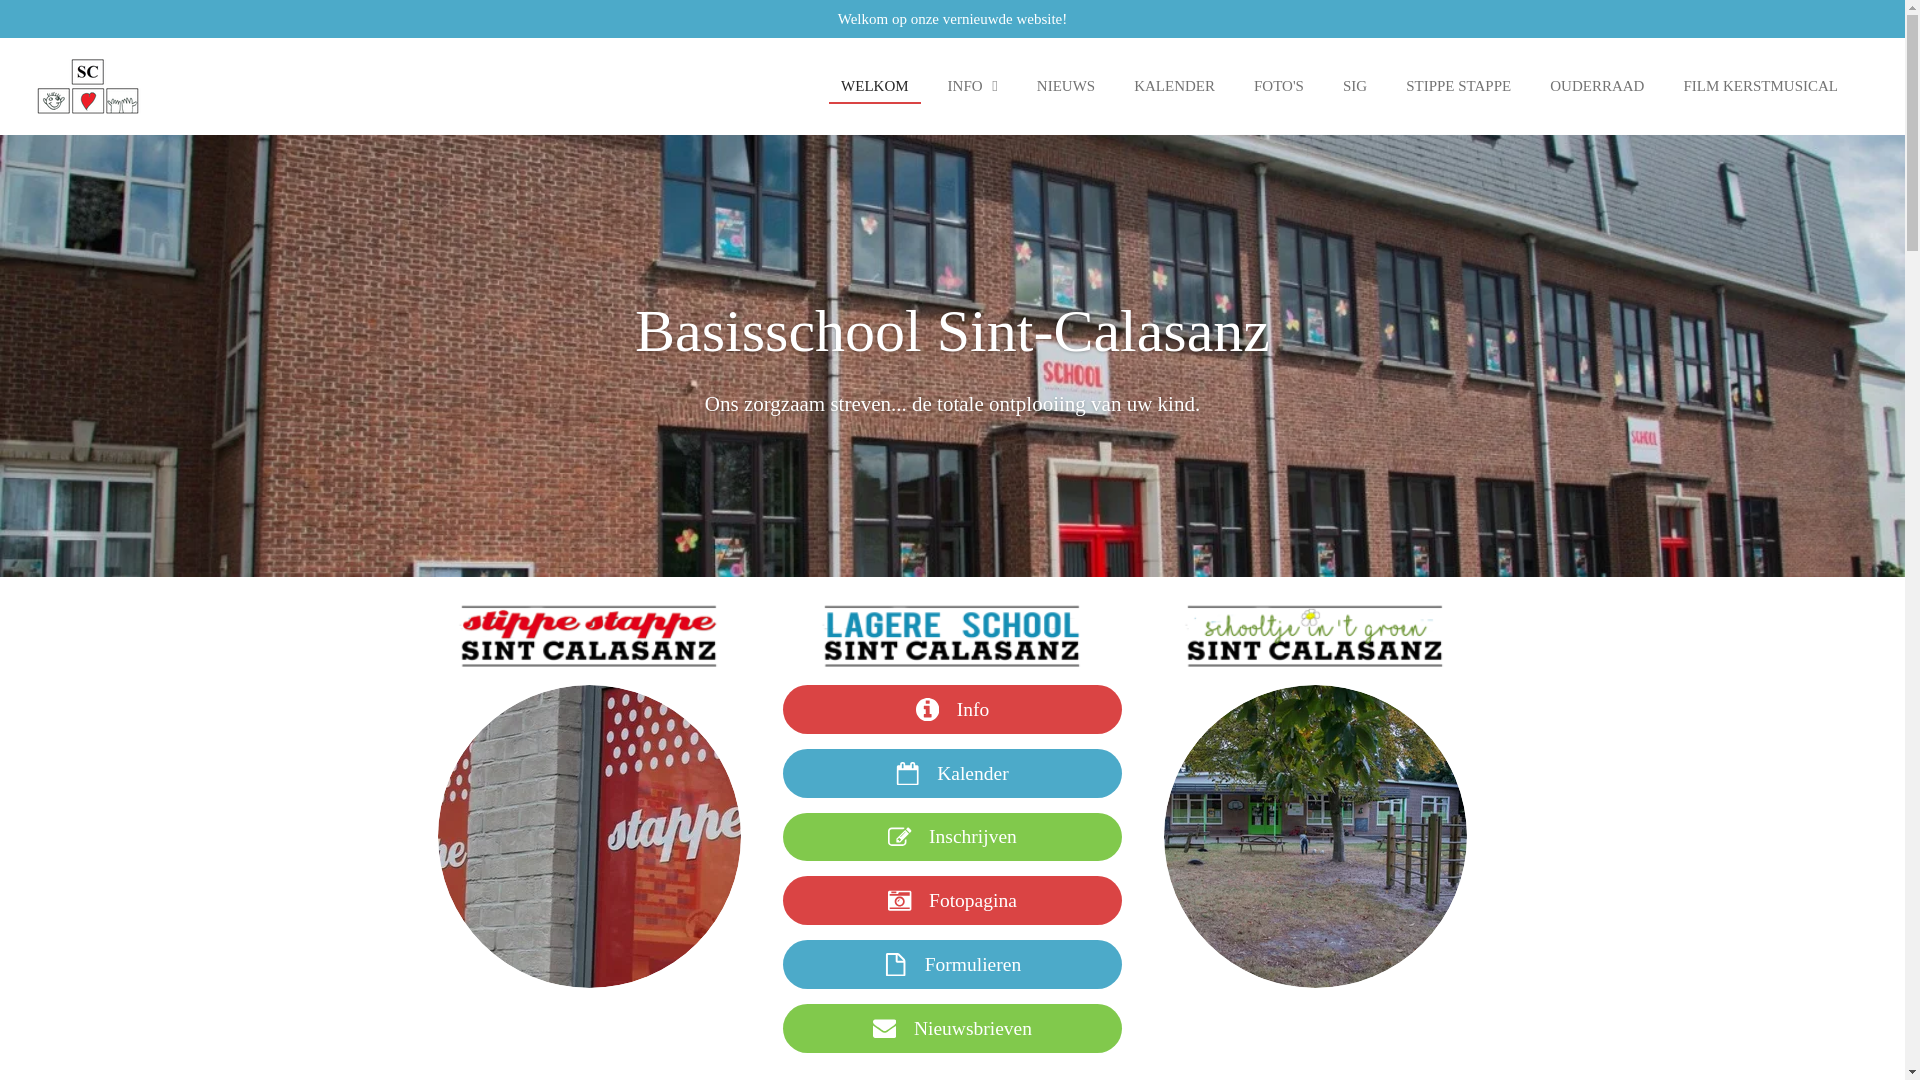 This screenshot has width=1920, height=1080. Describe the element at coordinates (951, 963) in the screenshot. I see `'Formulieren'` at that location.